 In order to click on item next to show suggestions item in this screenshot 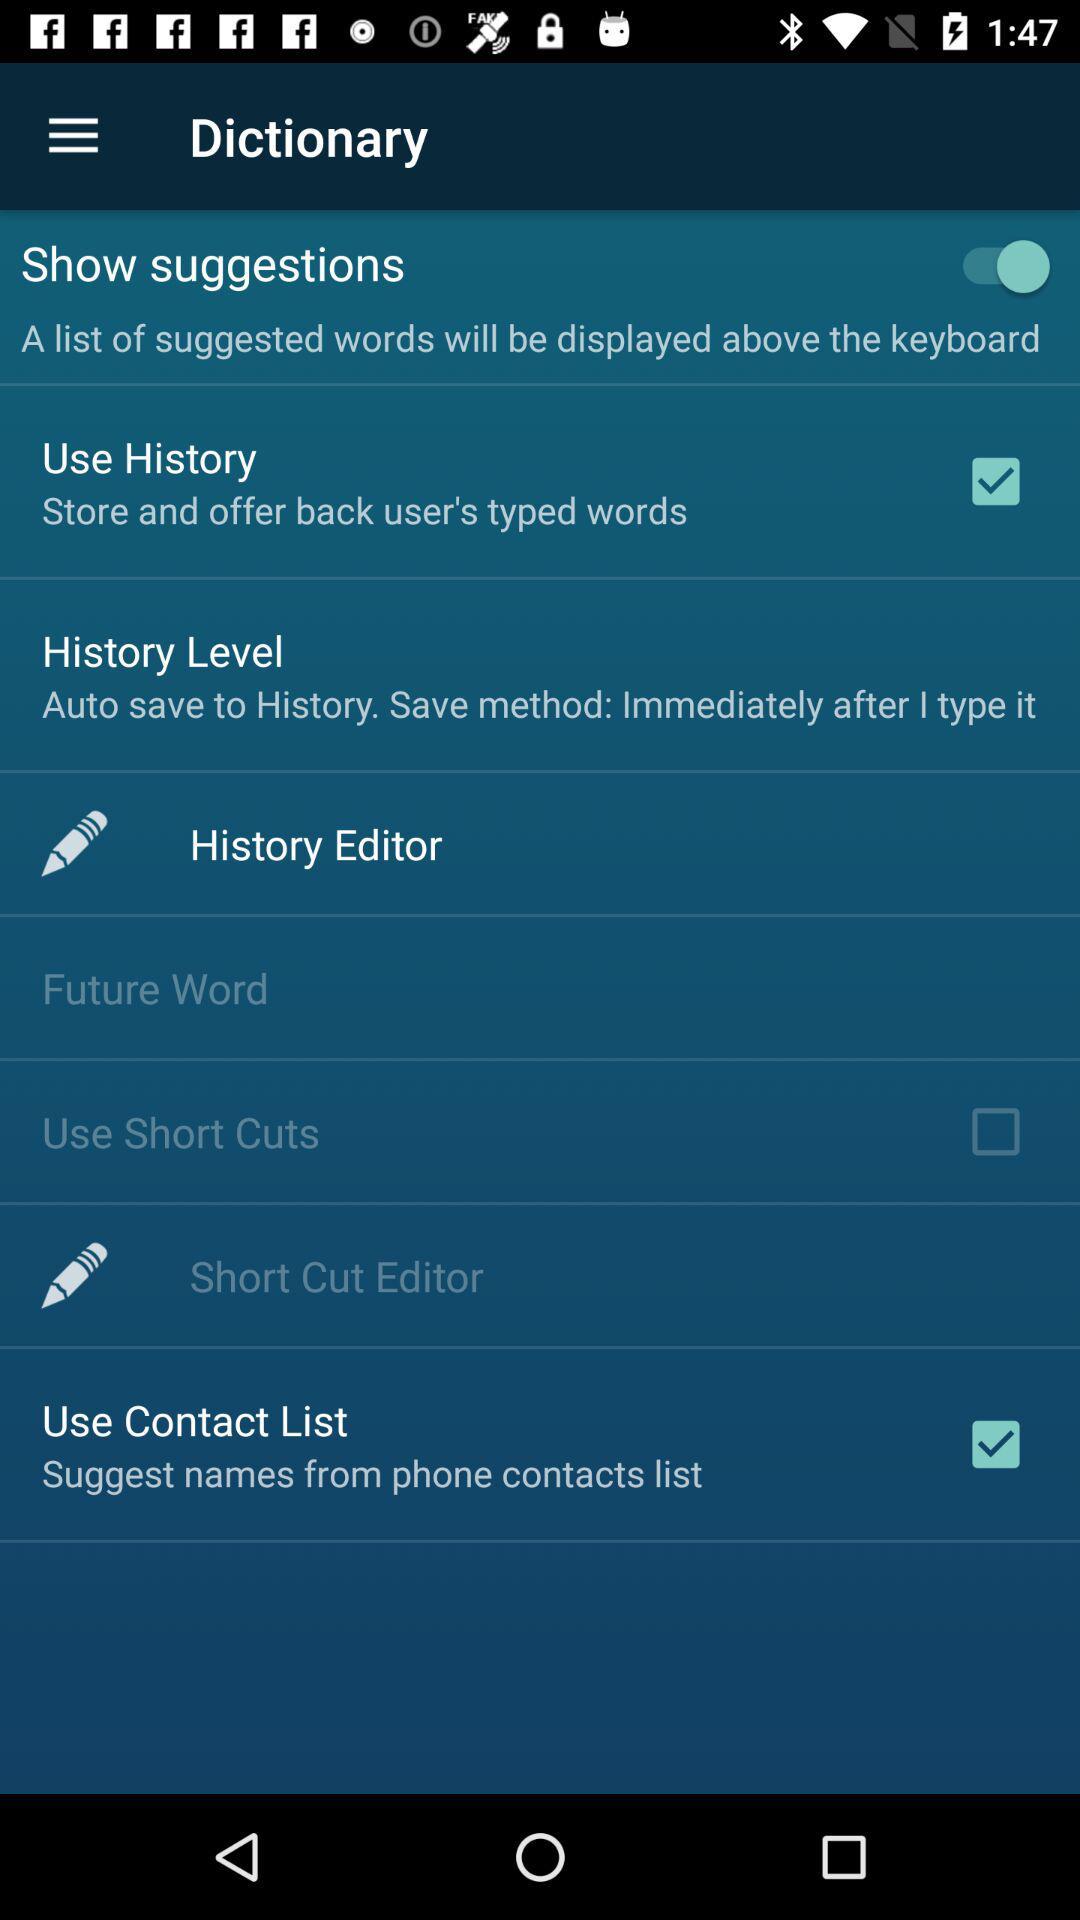, I will do `click(996, 265)`.